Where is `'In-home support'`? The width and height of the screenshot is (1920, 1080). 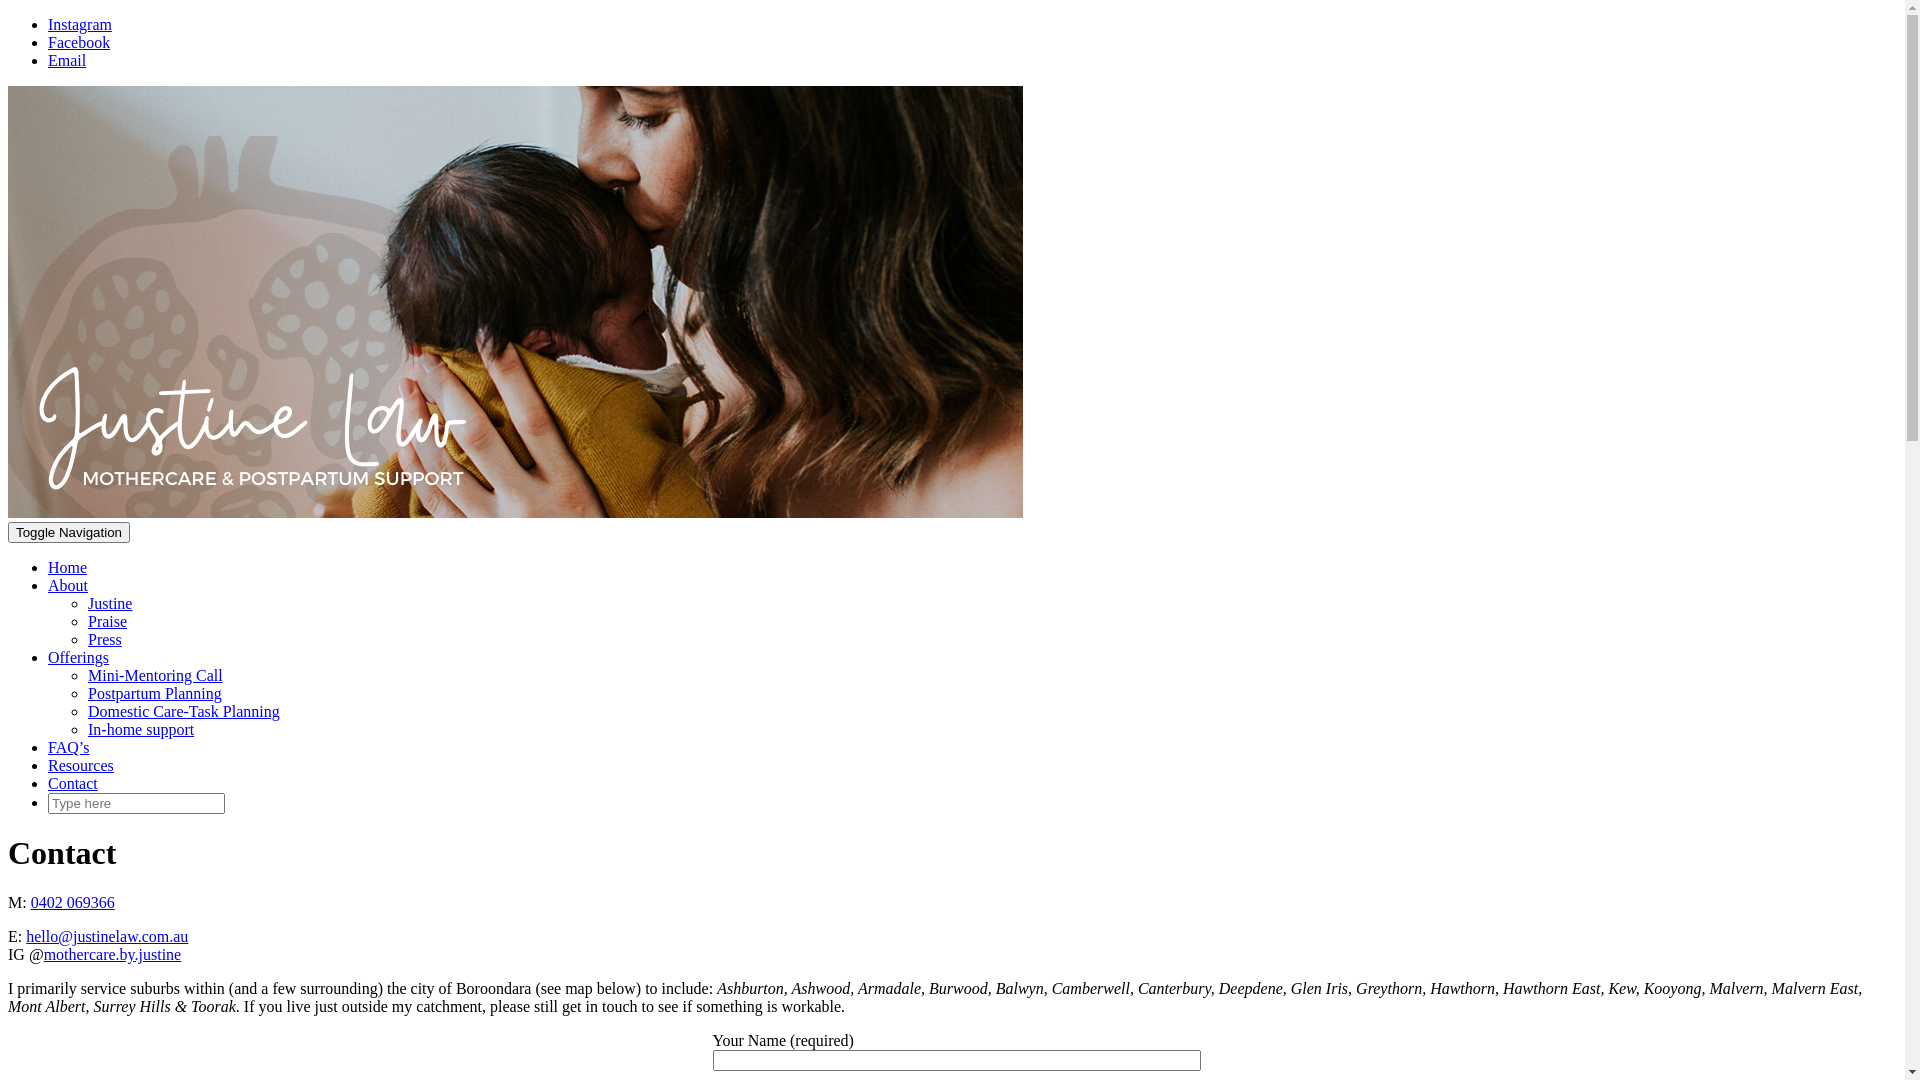
'In-home support' is located at coordinates (139, 729).